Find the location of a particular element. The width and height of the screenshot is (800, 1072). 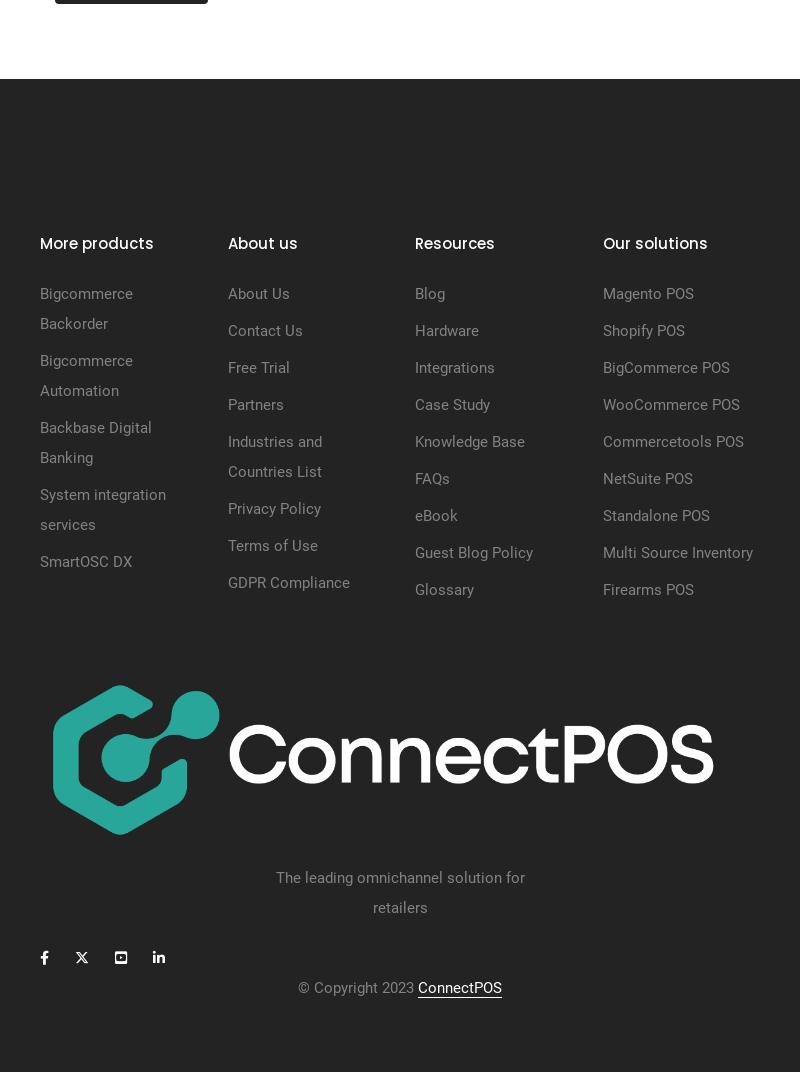

'Free Trial' is located at coordinates (257, 367).